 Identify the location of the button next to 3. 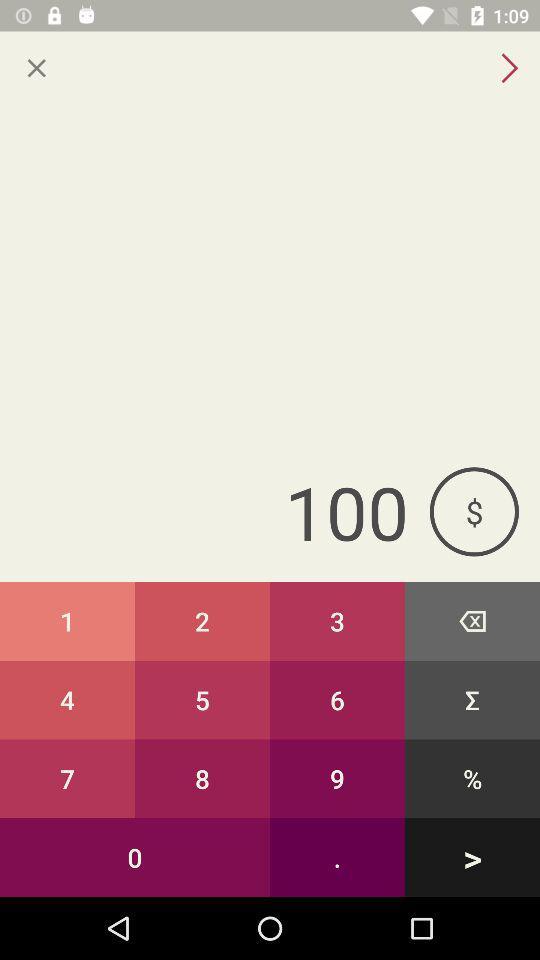
(202, 700).